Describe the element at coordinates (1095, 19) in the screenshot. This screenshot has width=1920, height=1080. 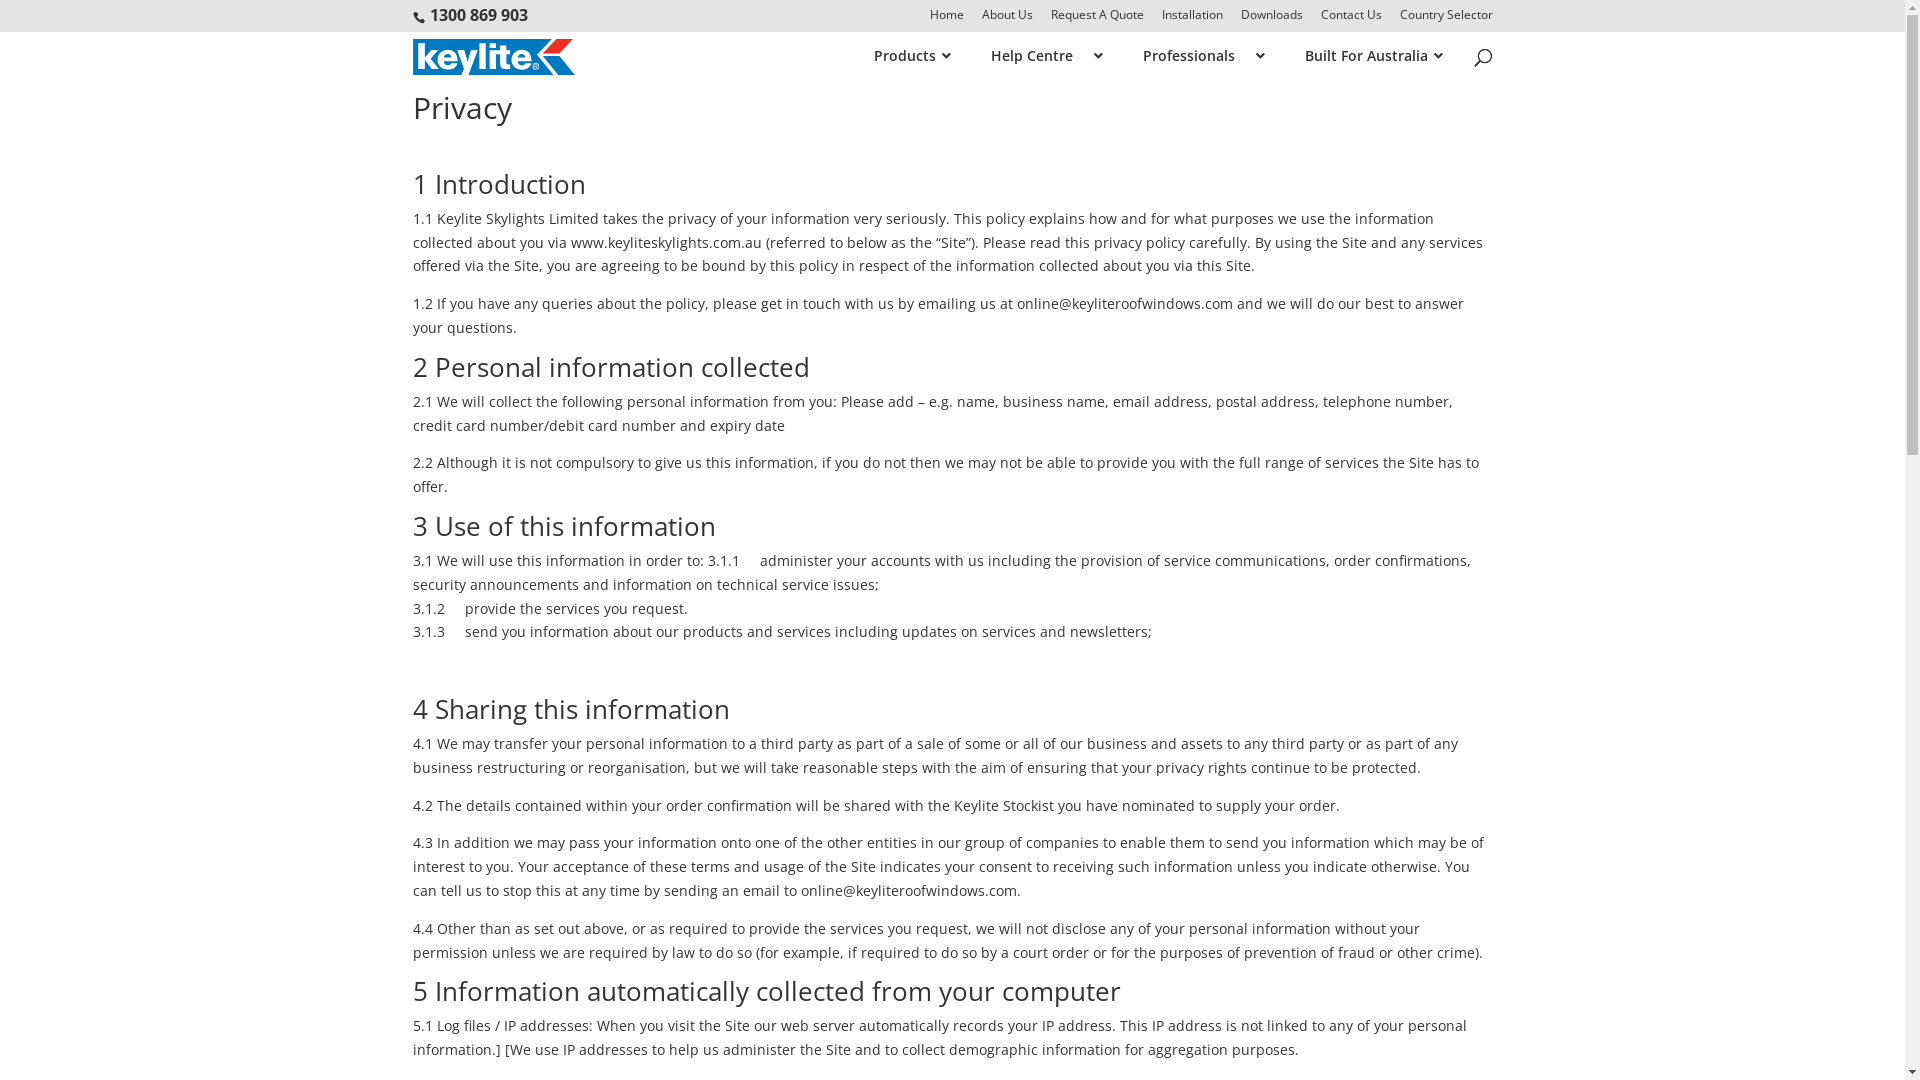
I see `'Request A Quote'` at that location.